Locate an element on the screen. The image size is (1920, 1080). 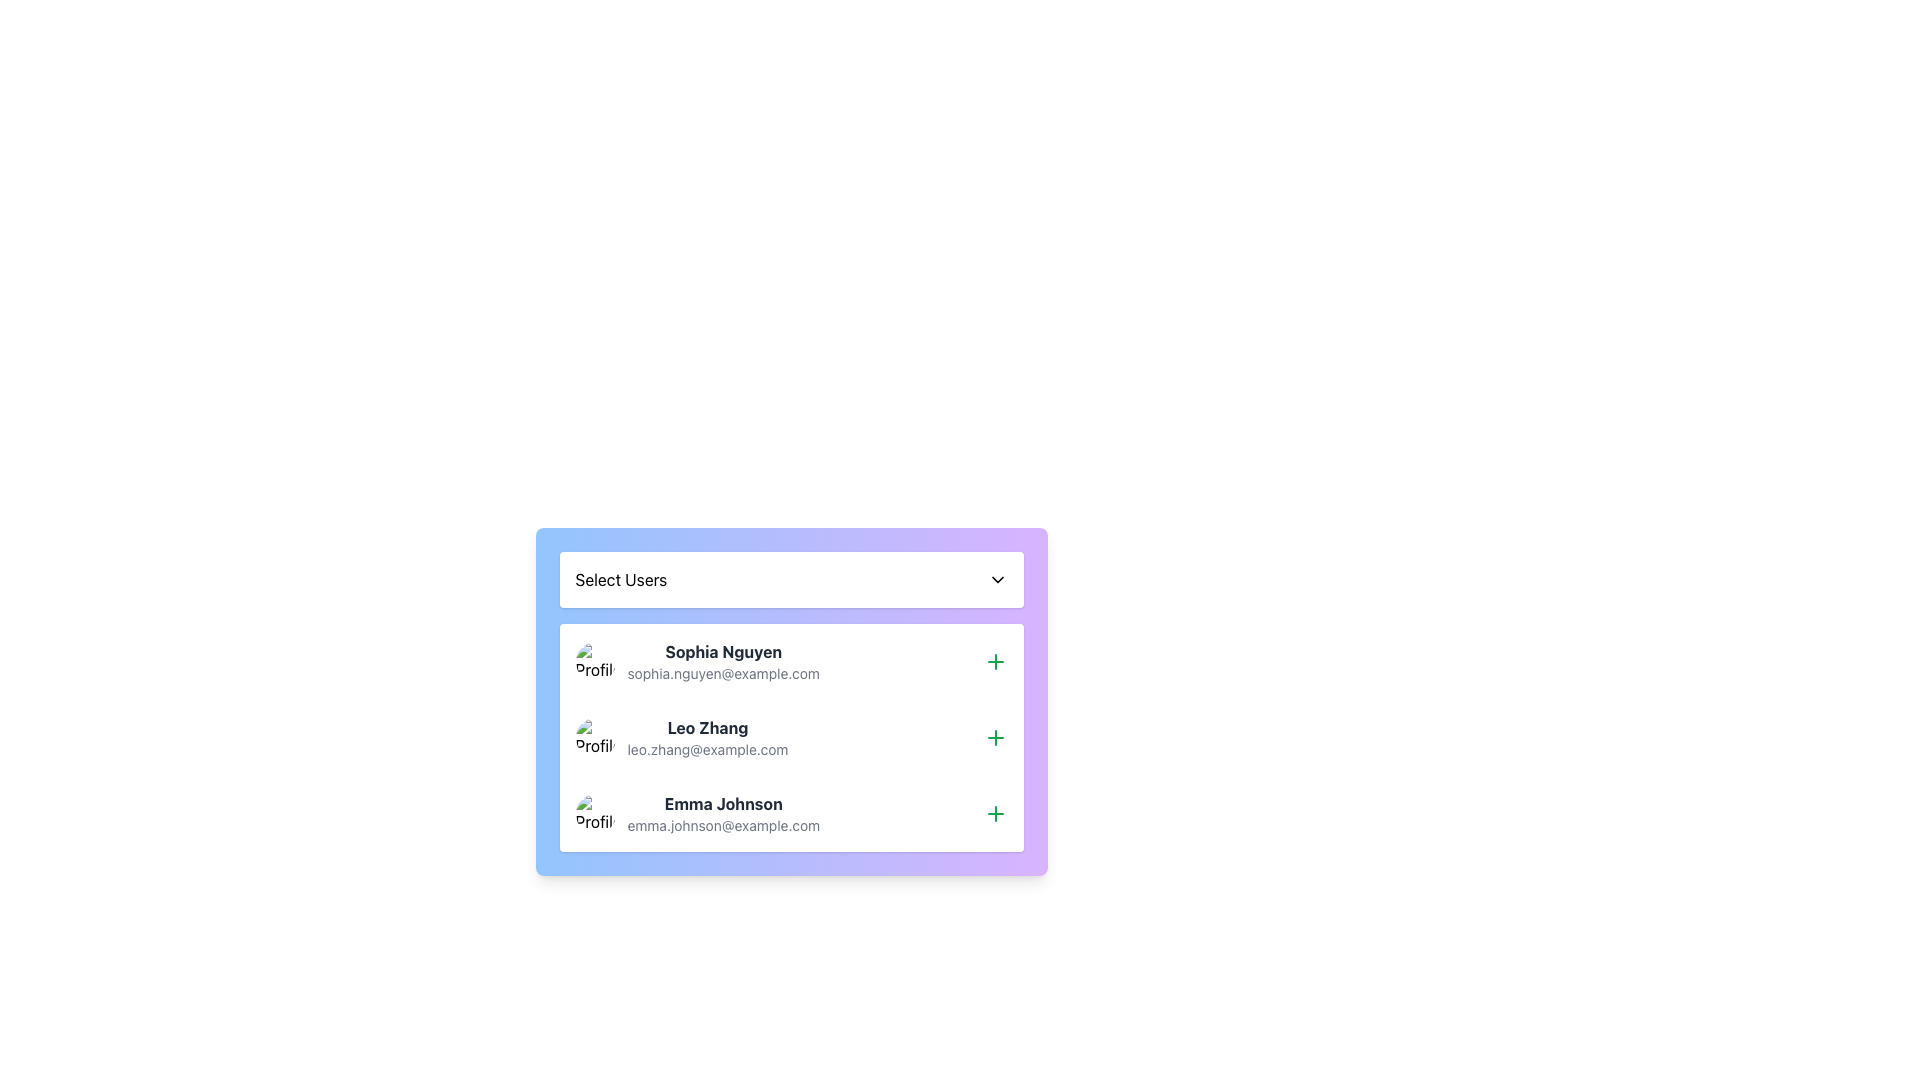
the downward-pointing chevron icon in the 'Select Users' dropdown menu is located at coordinates (997, 579).